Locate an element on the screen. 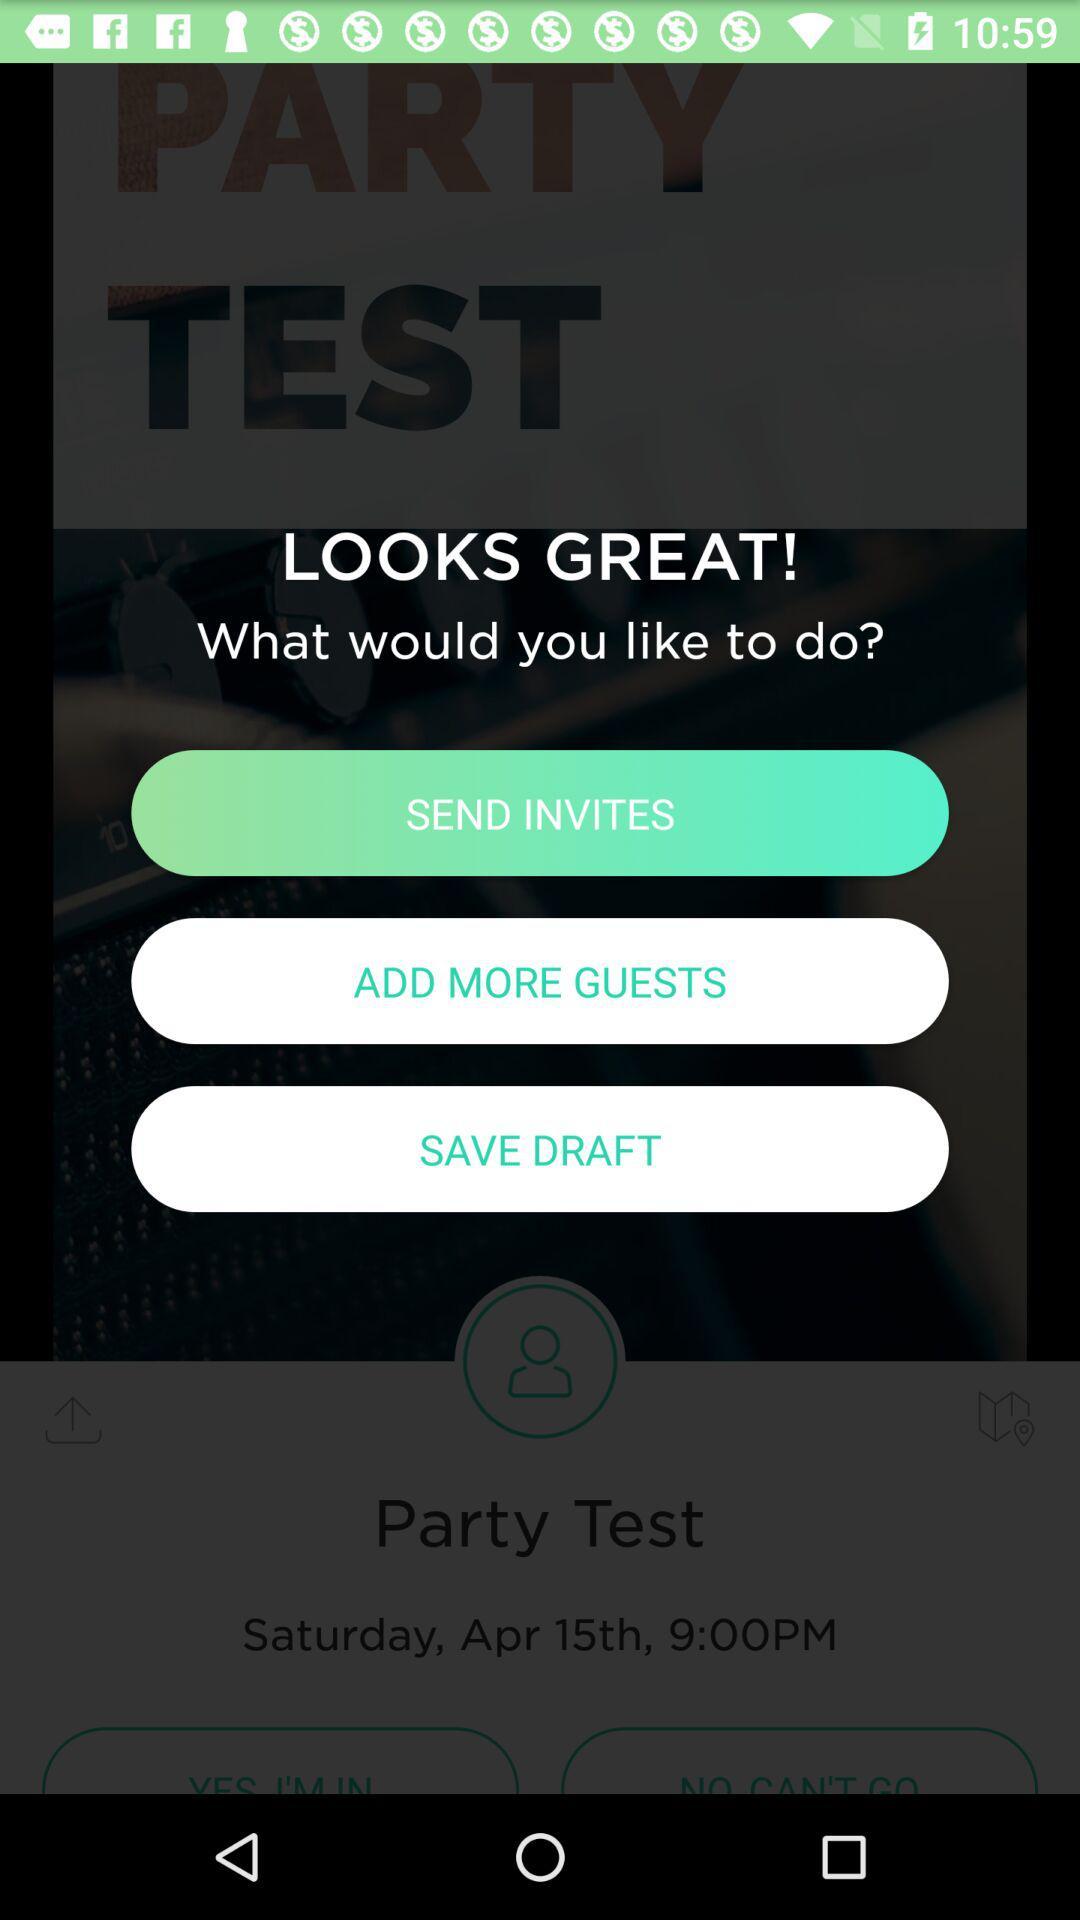 The width and height of the screenshot is (1080, 1920). the star icon is located at coordinates (1006, 1418).